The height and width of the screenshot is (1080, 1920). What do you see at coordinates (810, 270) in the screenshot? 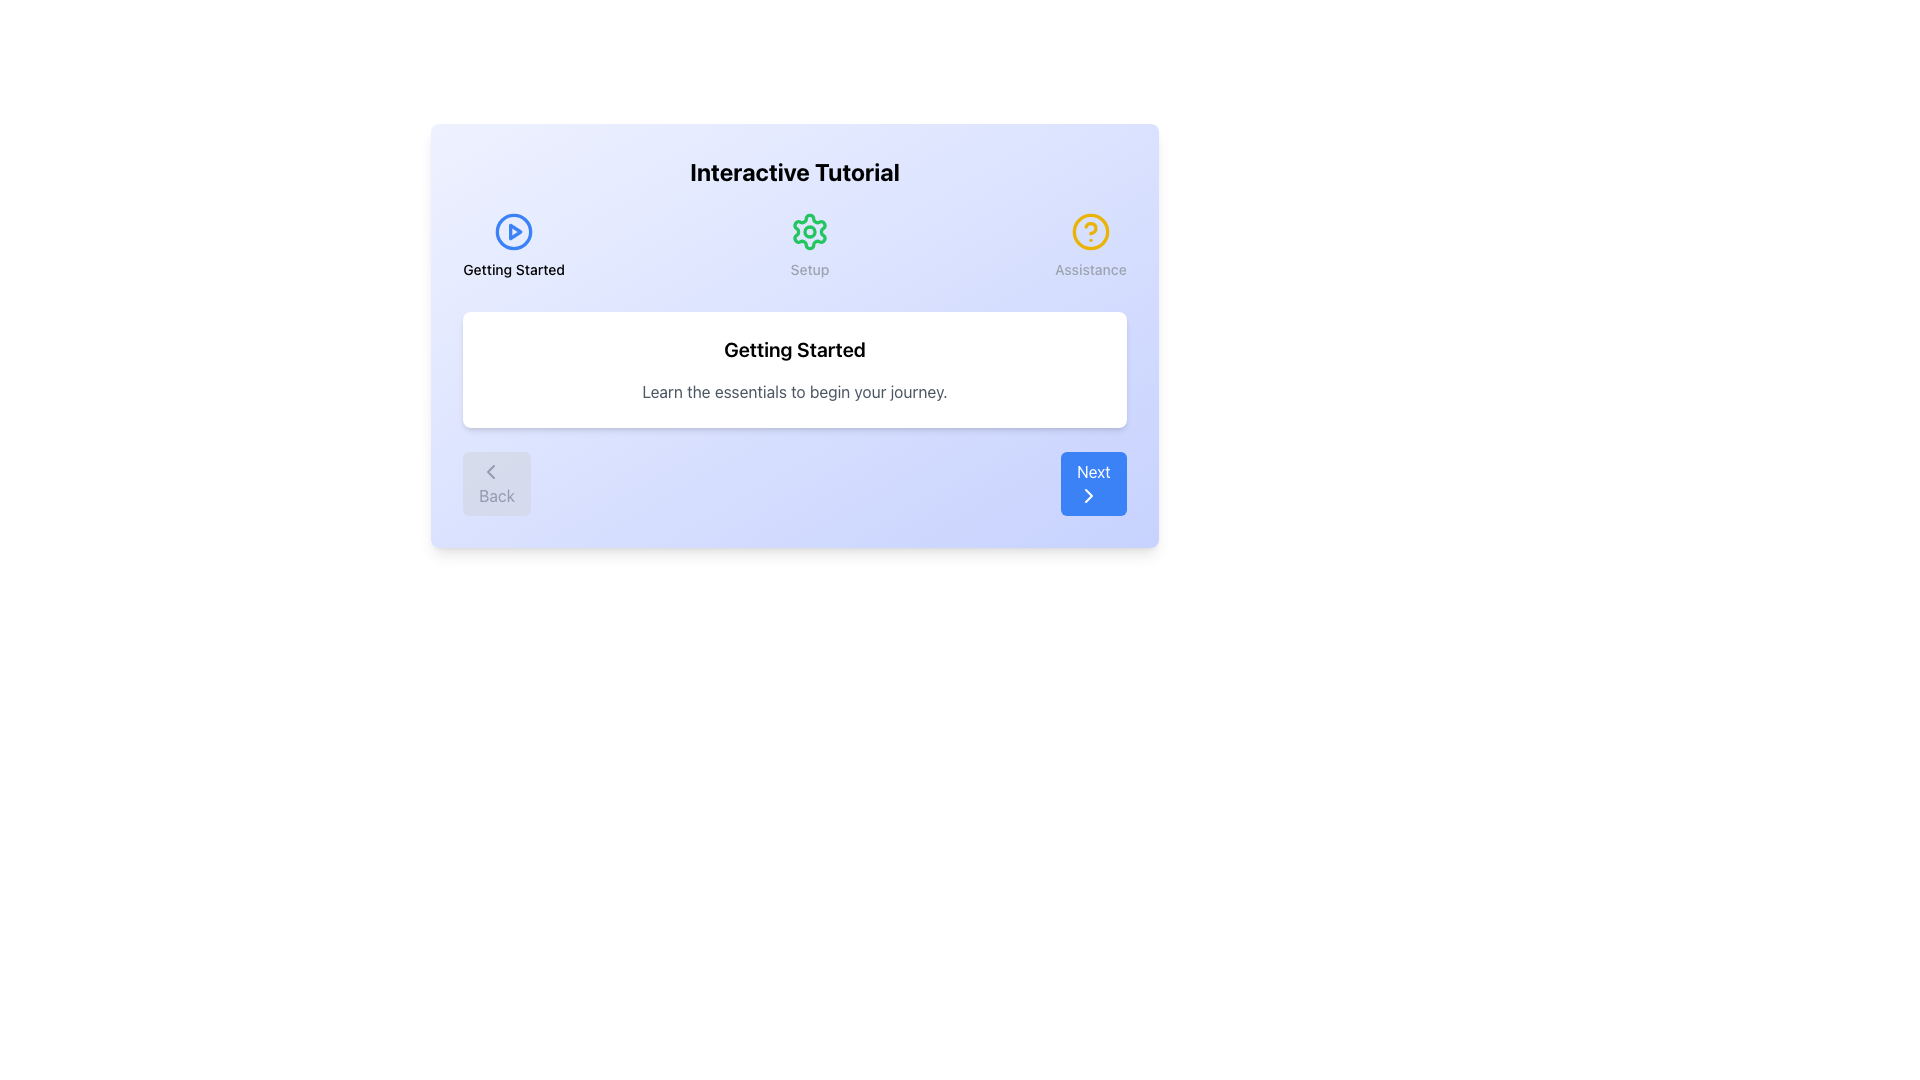
I see `the Static Text element labeled 'Setup', which is styled with a small font size and medium weight, located under a green settings icon` at bounding box center [810, 270].